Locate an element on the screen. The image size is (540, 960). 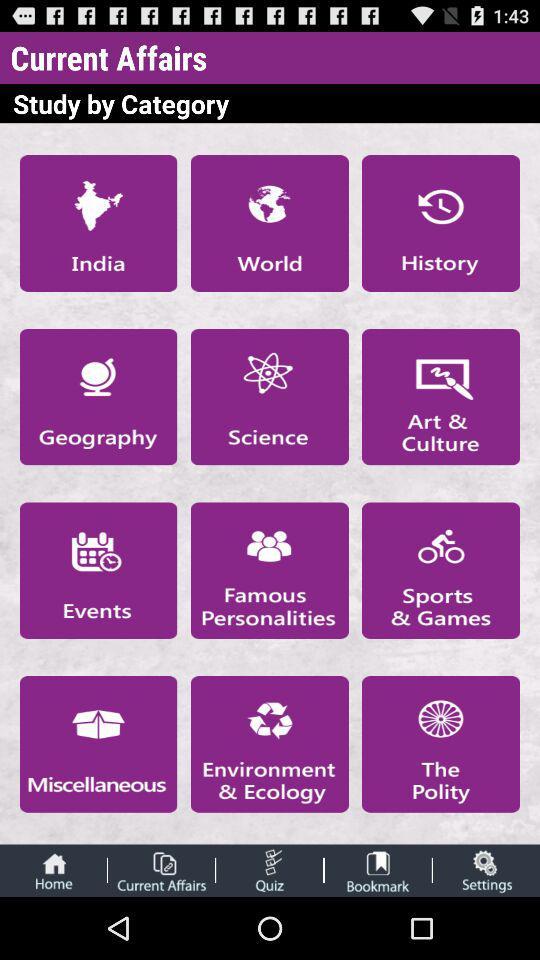
choose category is located at coordinates (97, 223).